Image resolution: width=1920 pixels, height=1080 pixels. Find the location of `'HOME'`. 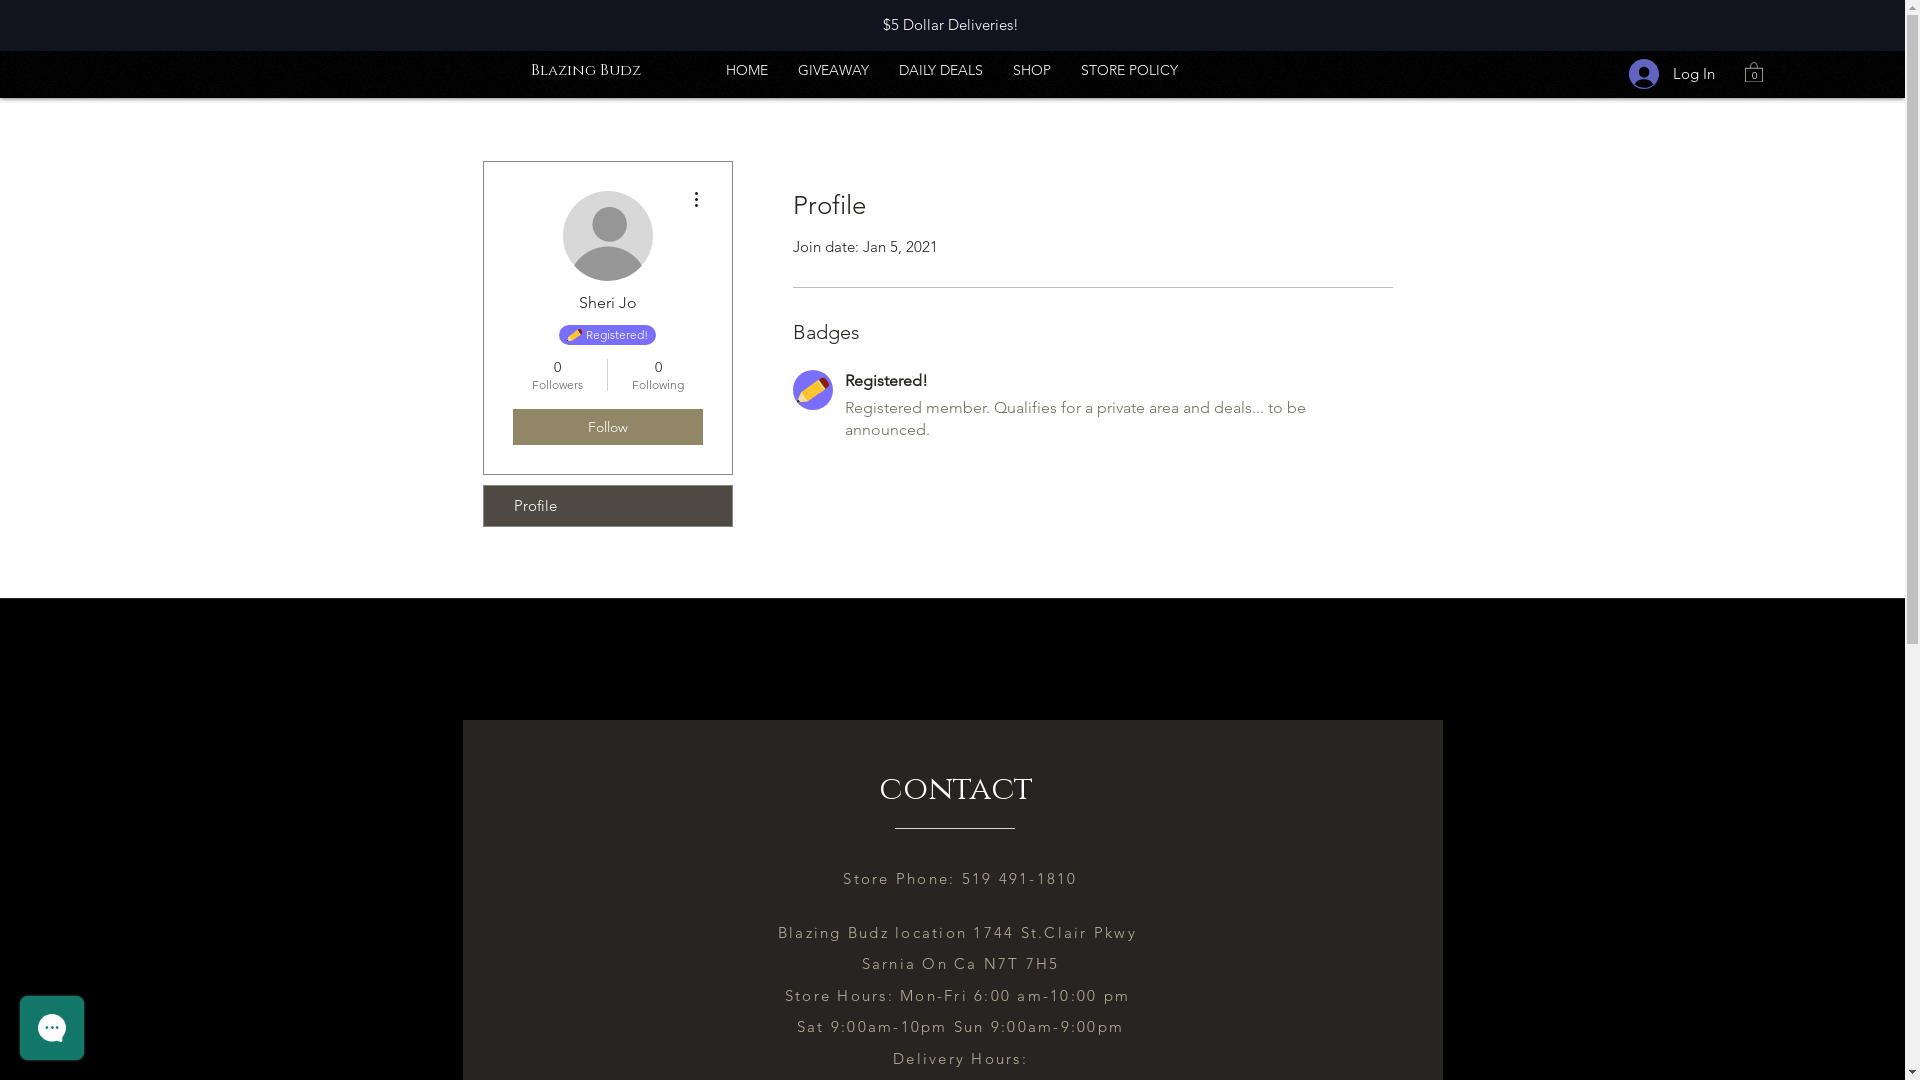

'HOME' is located at coordinates (710, 68).